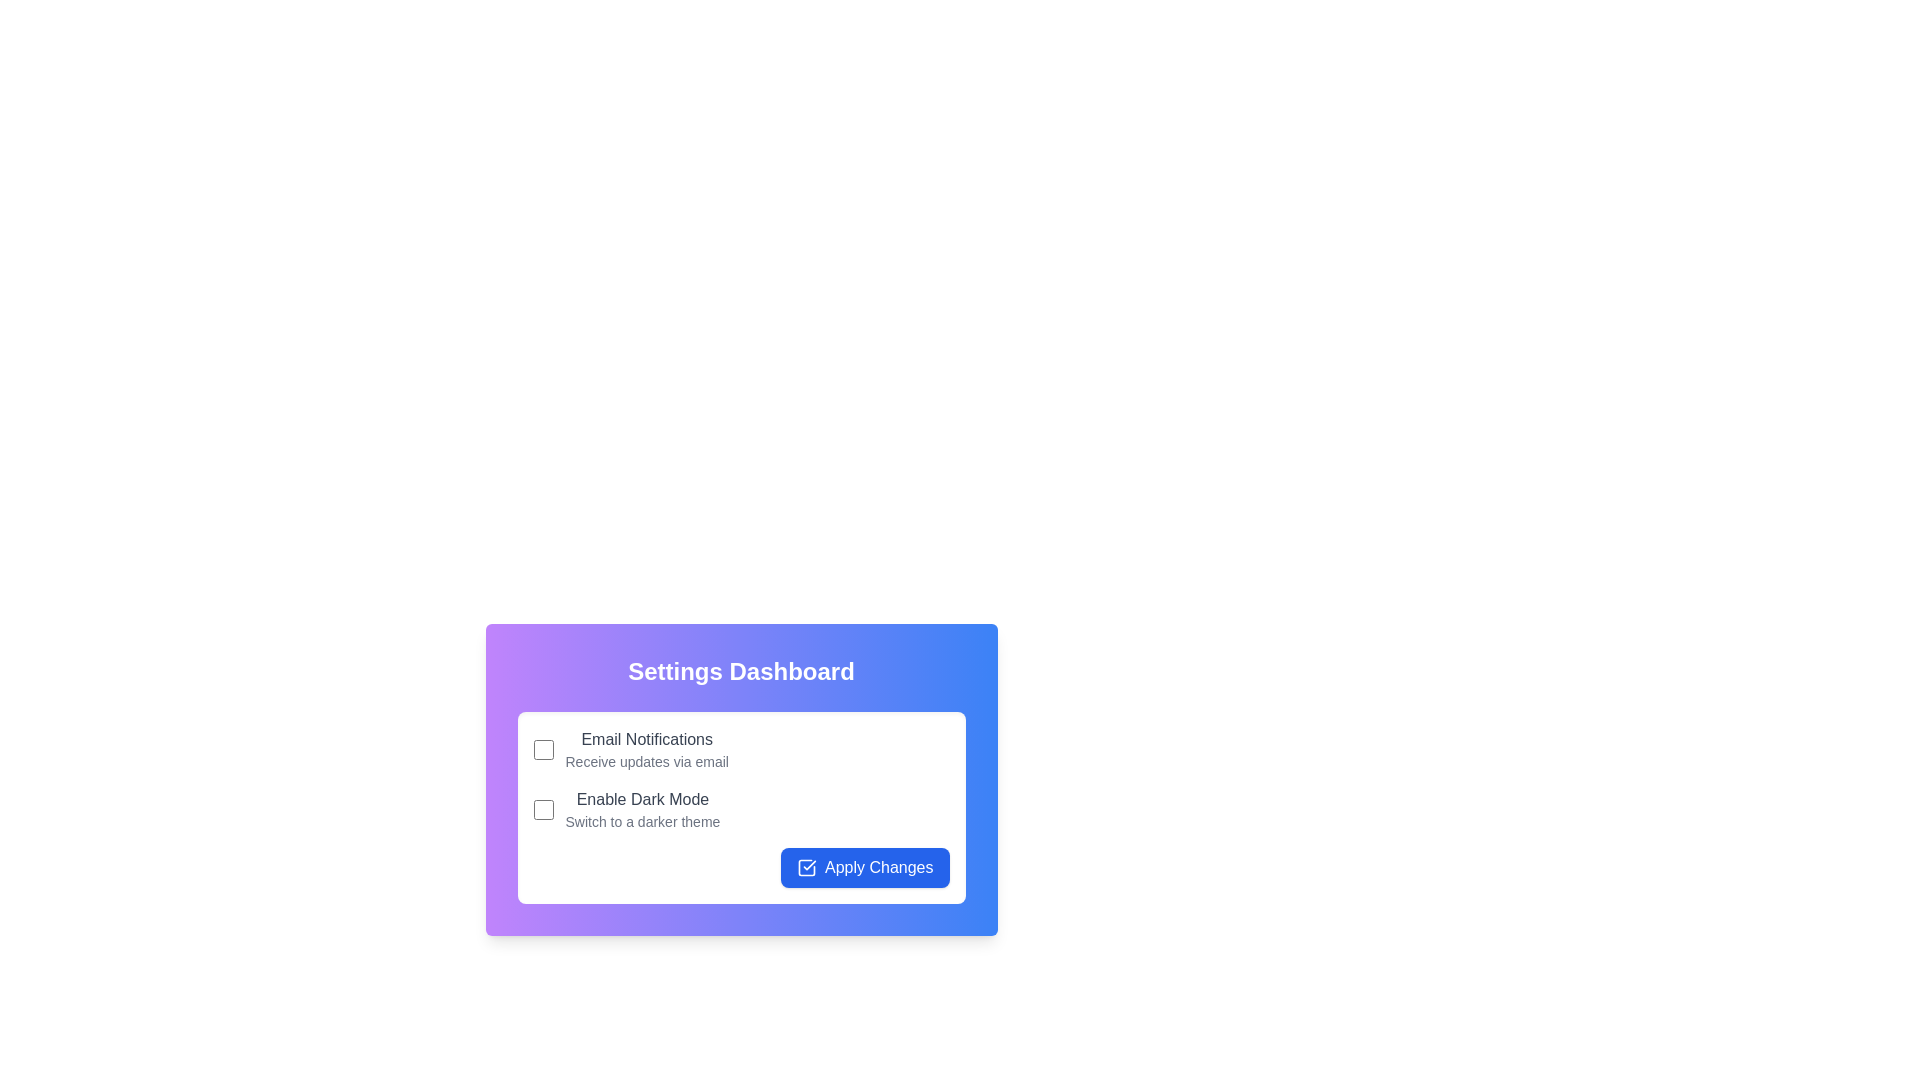  Describe the element at coordinates (643, 821) in the screenshot. I see `the text label that reads 'Switch to a darker theme', which is positioned directly below 'Enable Dark Mode' in the settings card` at that location.